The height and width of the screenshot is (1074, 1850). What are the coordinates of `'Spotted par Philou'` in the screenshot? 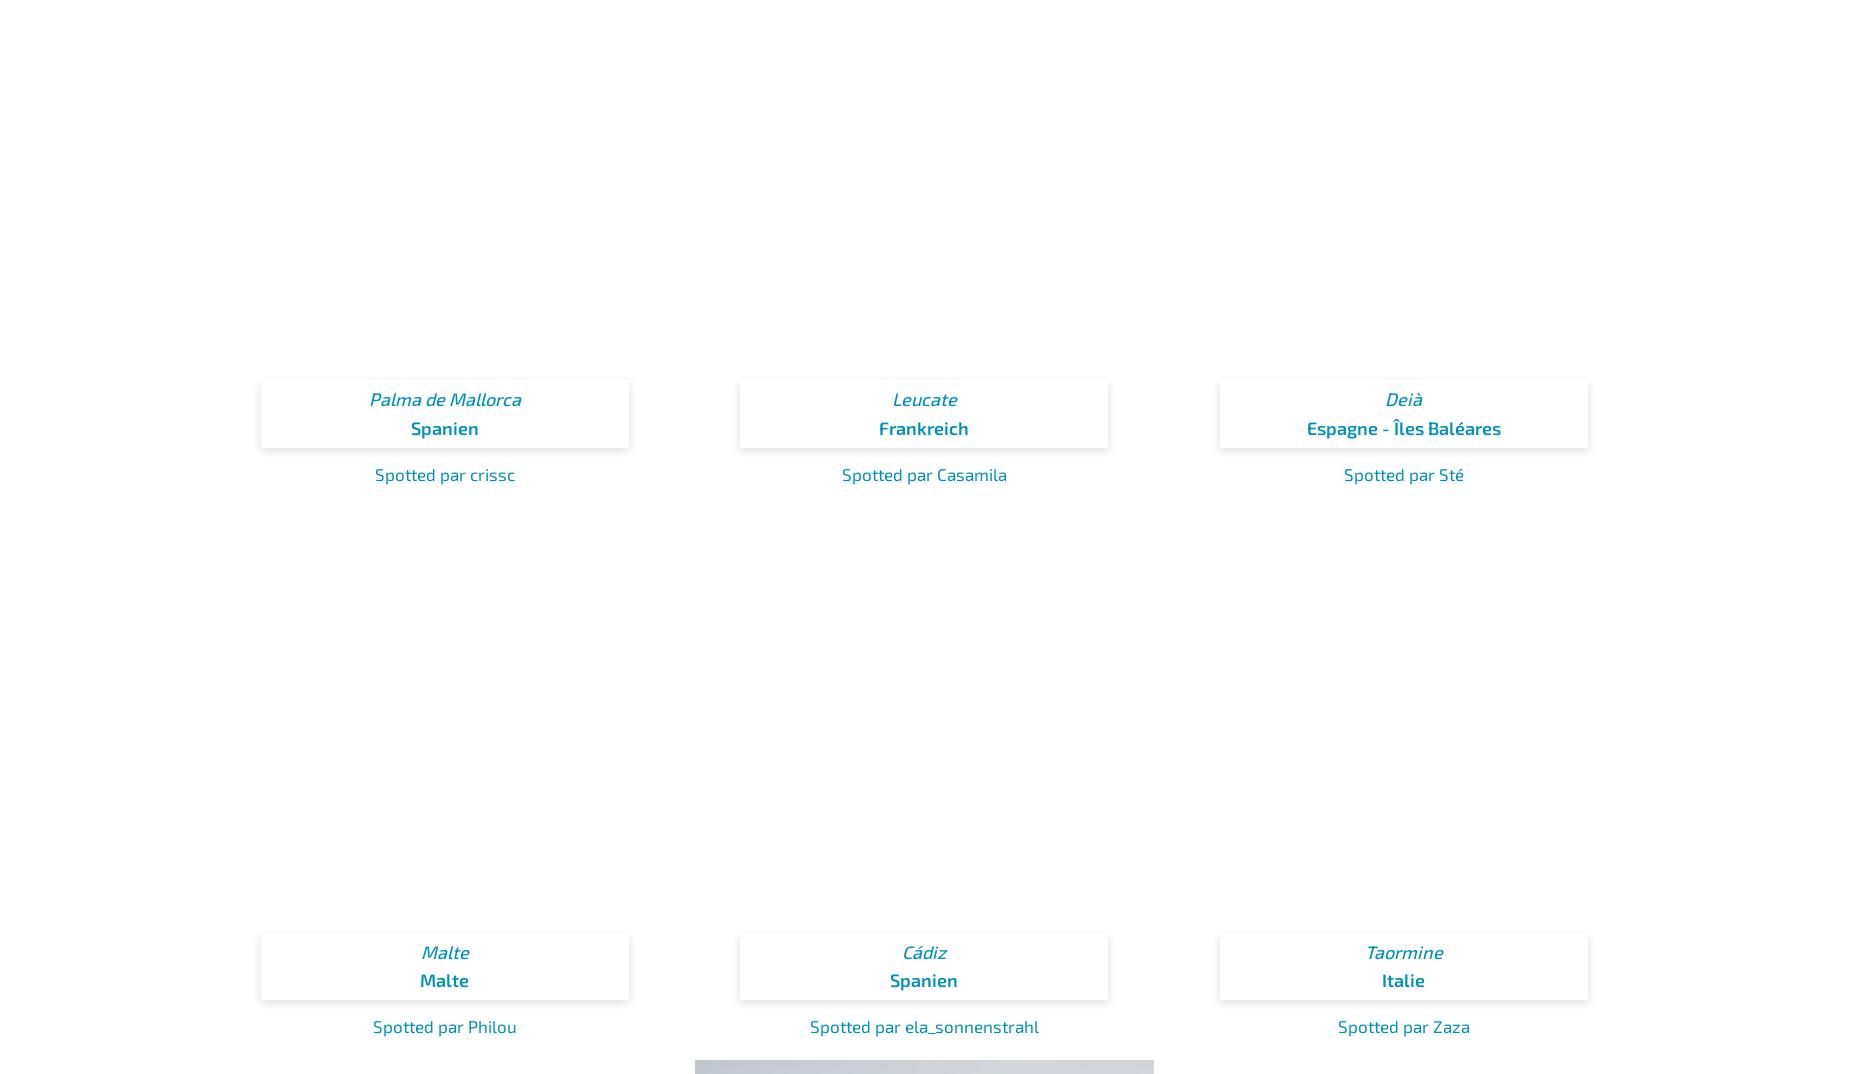 It's located at (443, 1025).